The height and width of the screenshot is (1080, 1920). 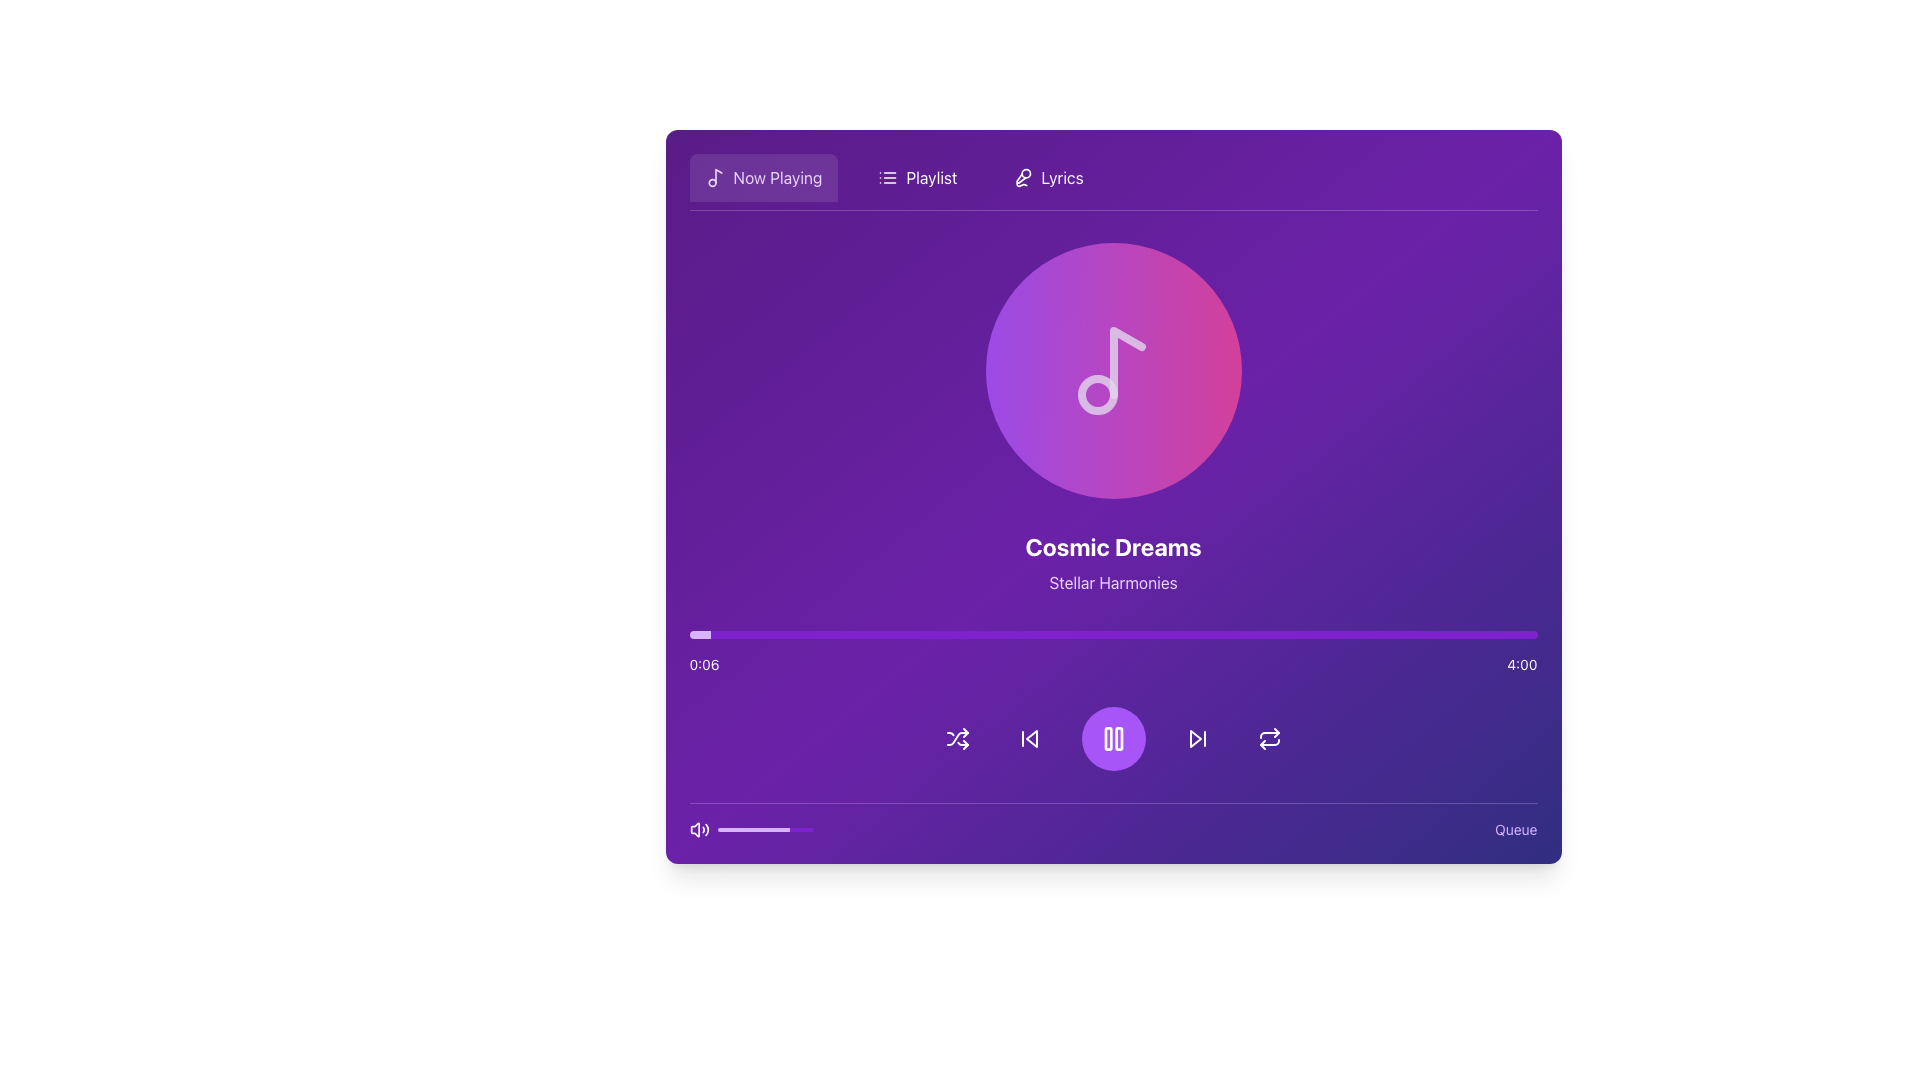 What do you see at coordinates (694, 829) in the screenshot?
I see `the medium-sized speaker icon emitting sound waves, located at the bottom-left corner of the music player interface` at bounding box center [694, 829].